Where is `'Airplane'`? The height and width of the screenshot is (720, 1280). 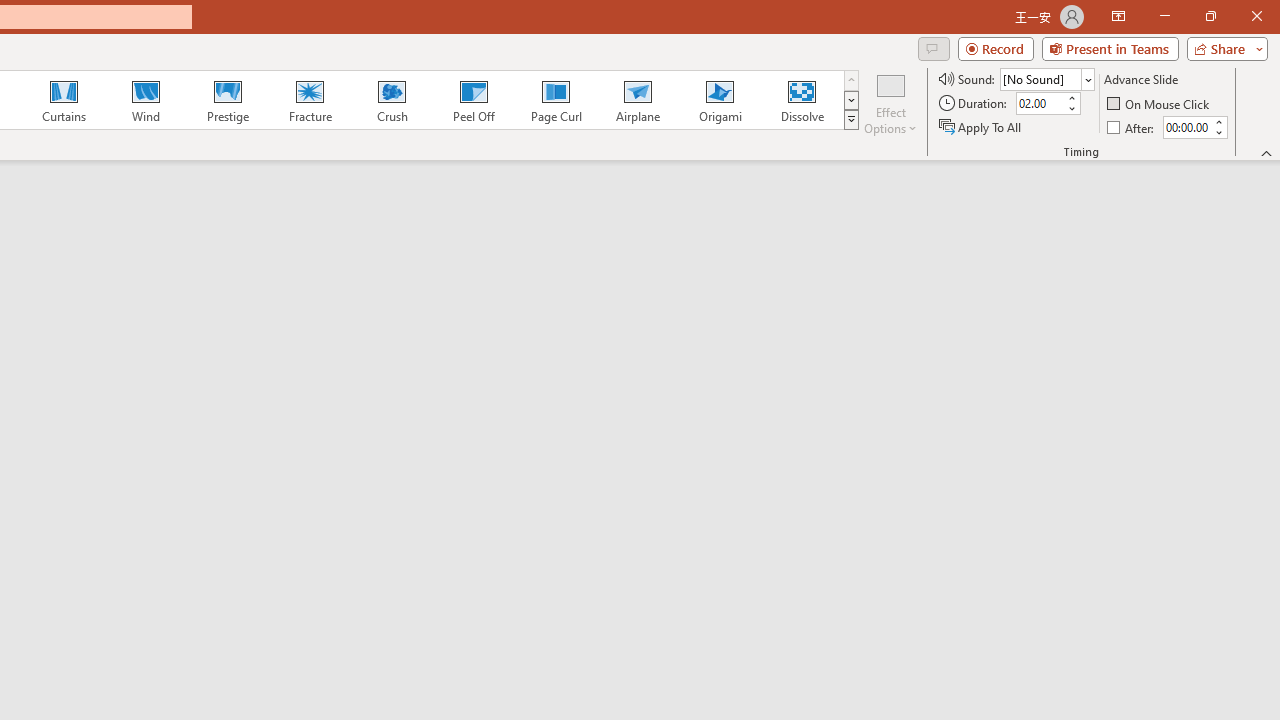 'Airplane' is located at coordinates (636, 100).